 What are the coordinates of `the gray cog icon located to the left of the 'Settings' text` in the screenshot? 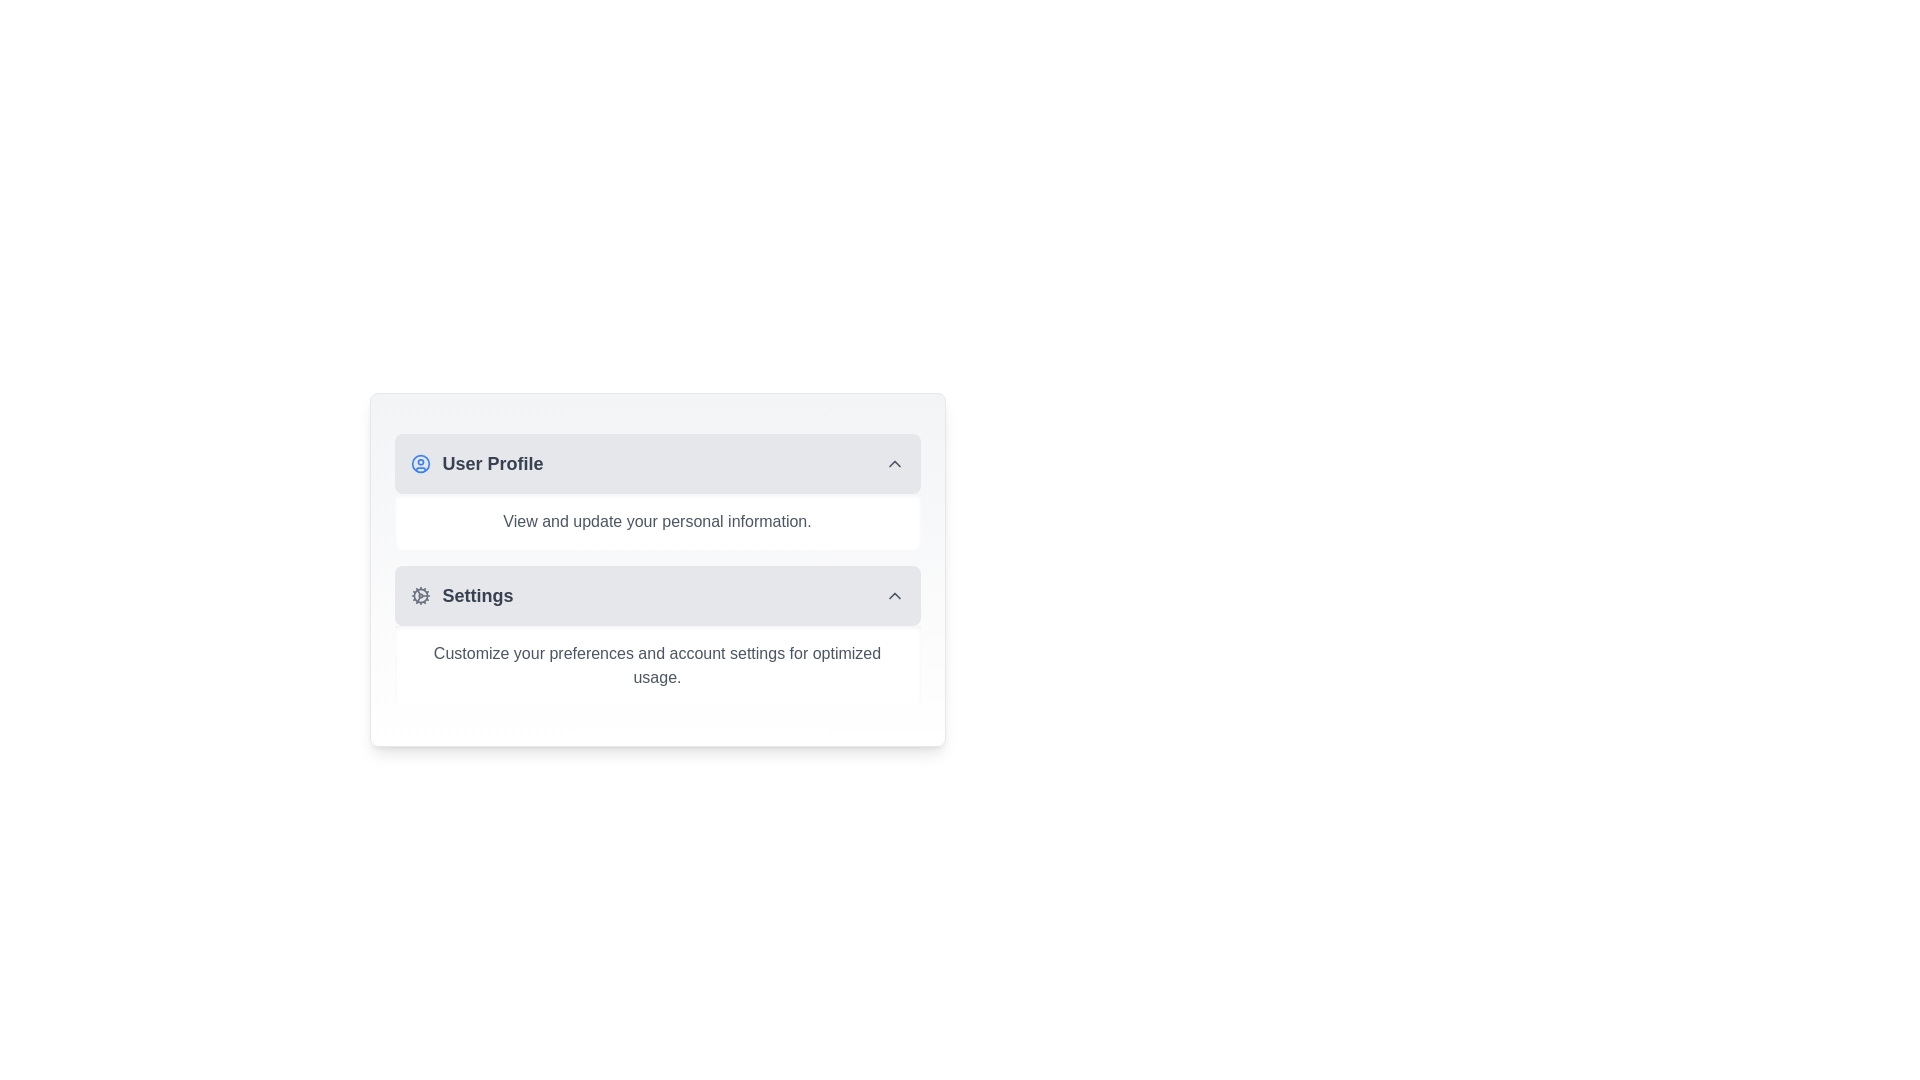 It's located at (419, 595).